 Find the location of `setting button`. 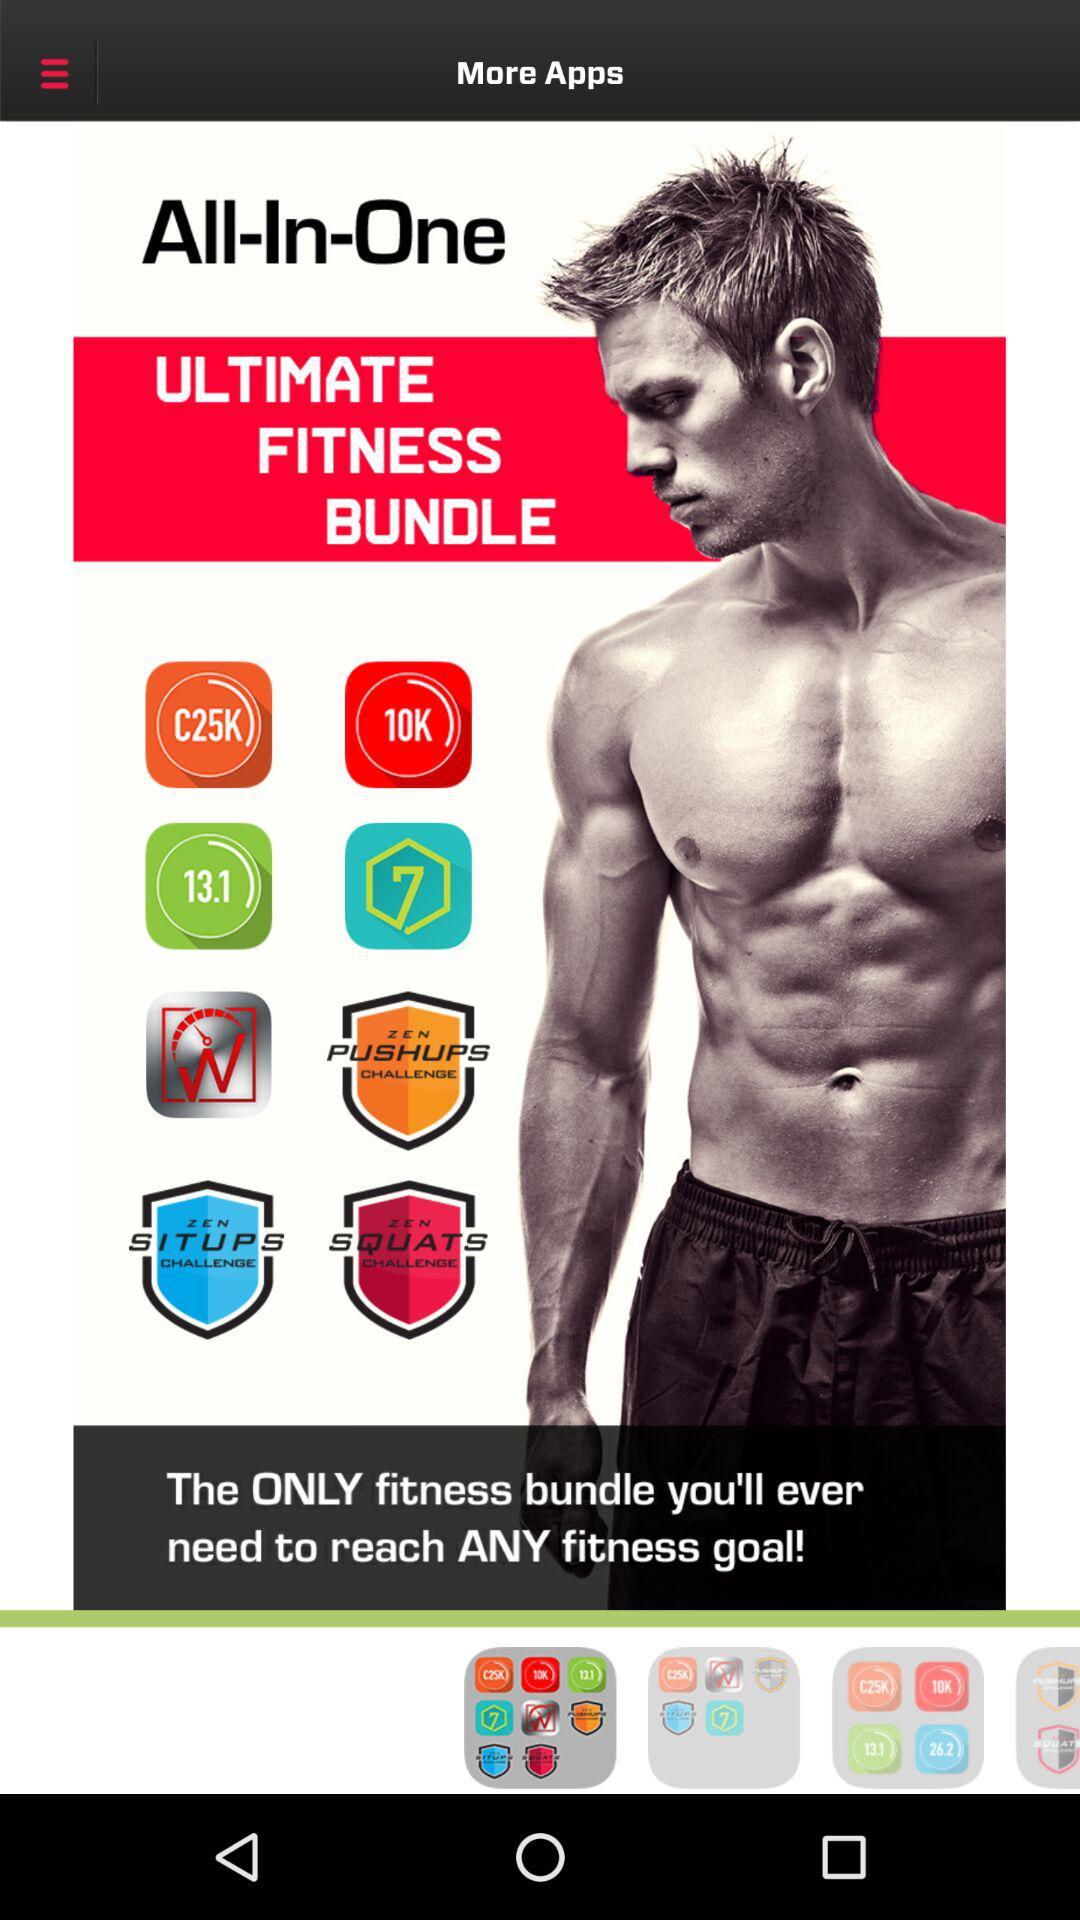

setting button is located at coordinates (53, 73).